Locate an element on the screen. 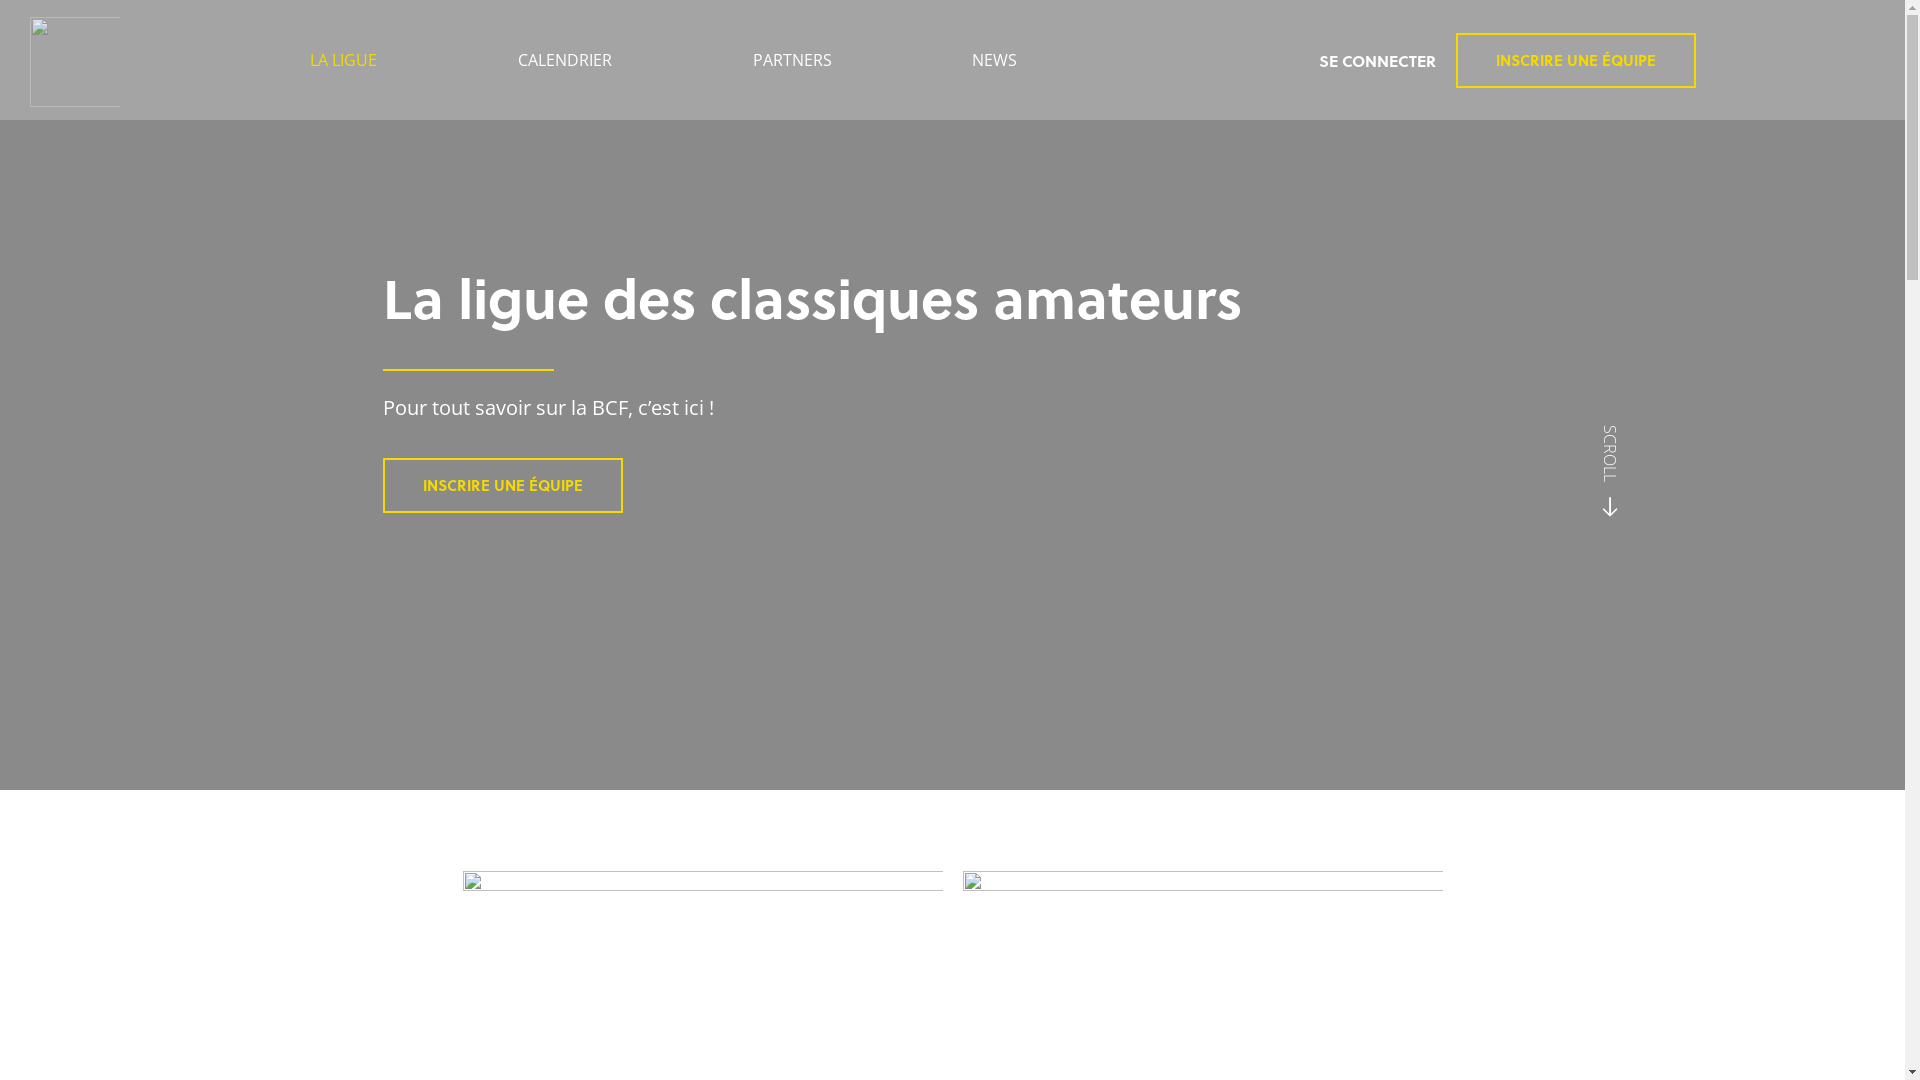  'LA LIGUE' is located at coordinates (240, 59).